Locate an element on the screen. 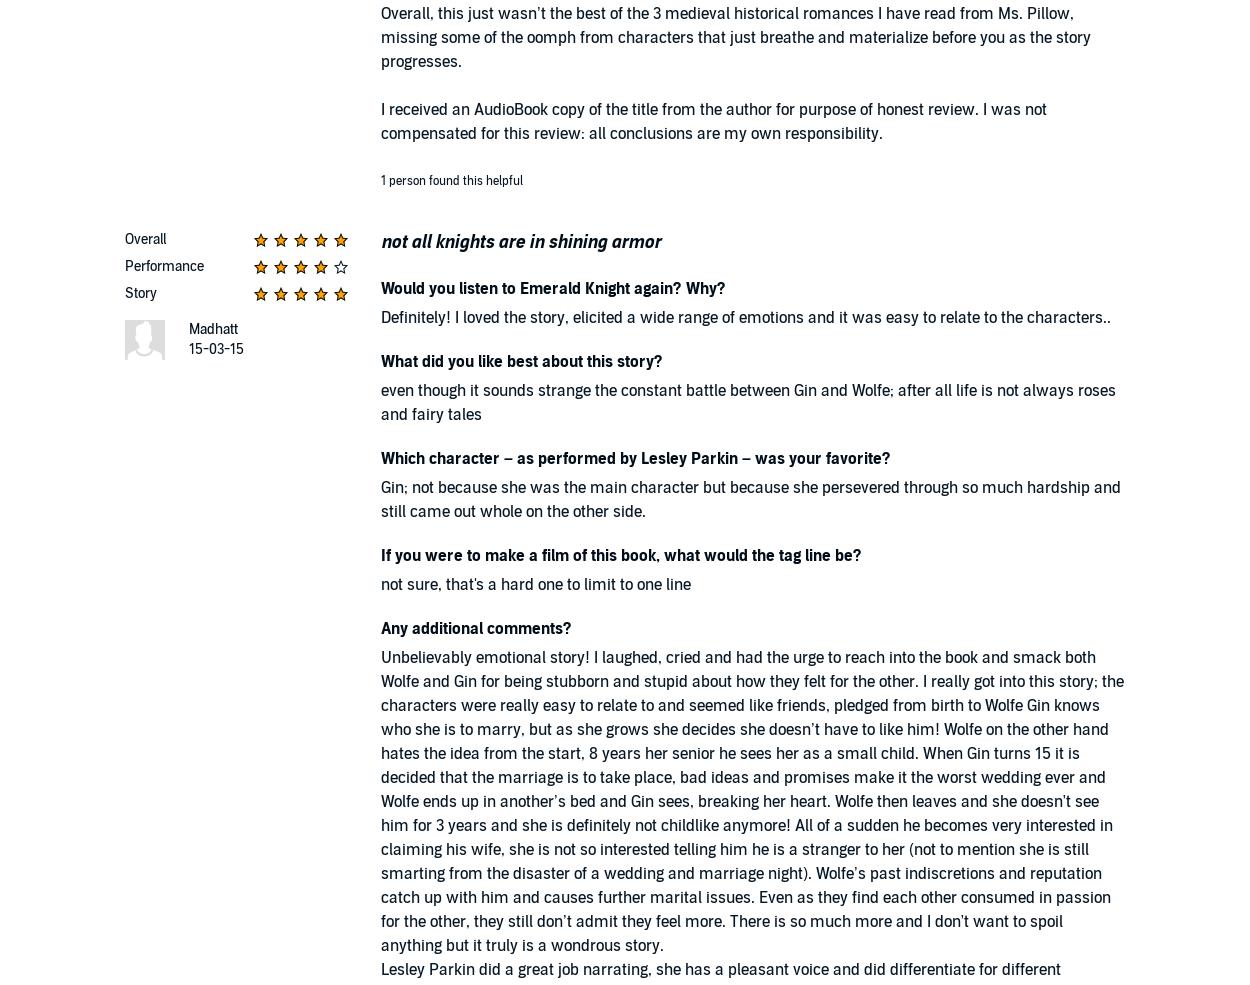  'not all knights are in shining armor' is located at coordinates (381, 241).